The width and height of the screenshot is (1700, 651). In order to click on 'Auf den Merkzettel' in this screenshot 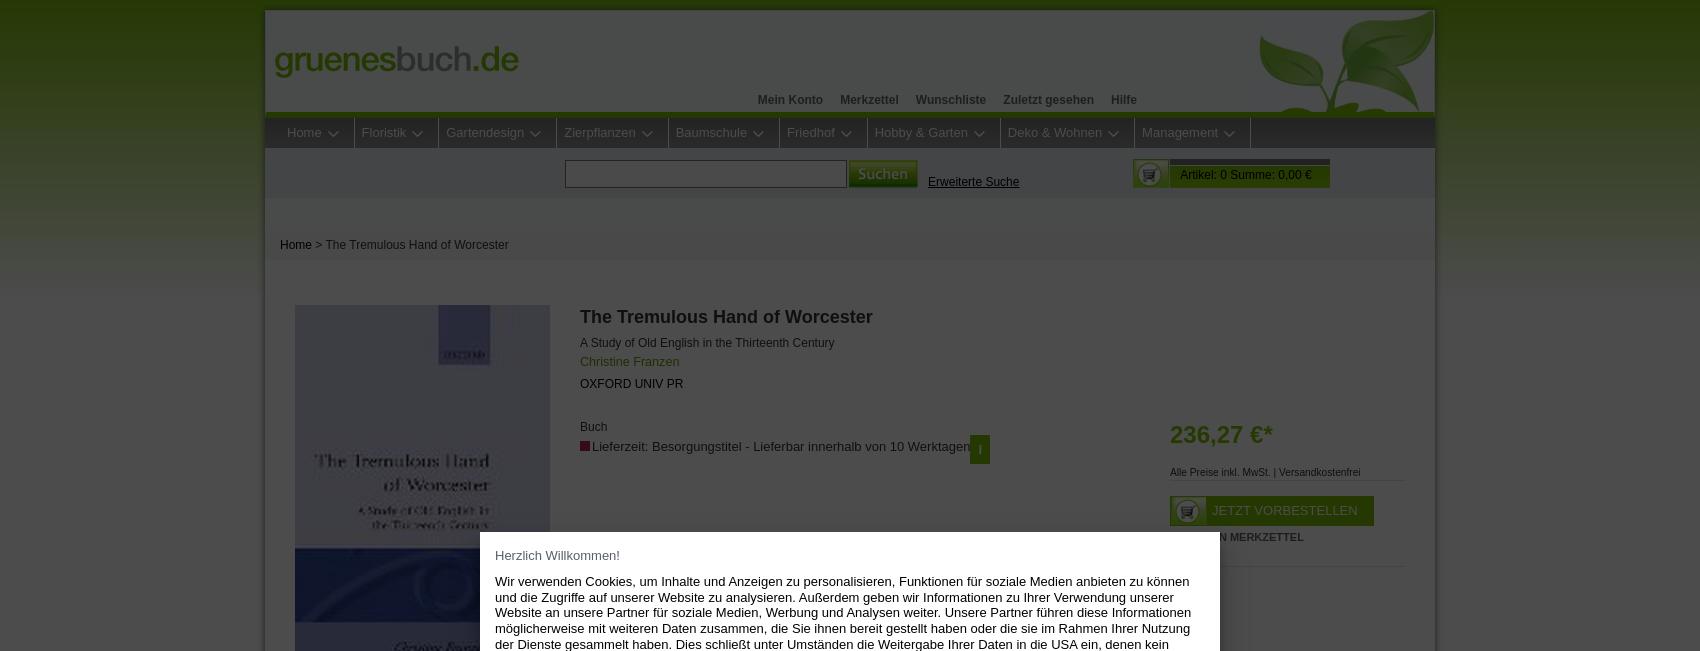, I will do `click(1238, 535)`.